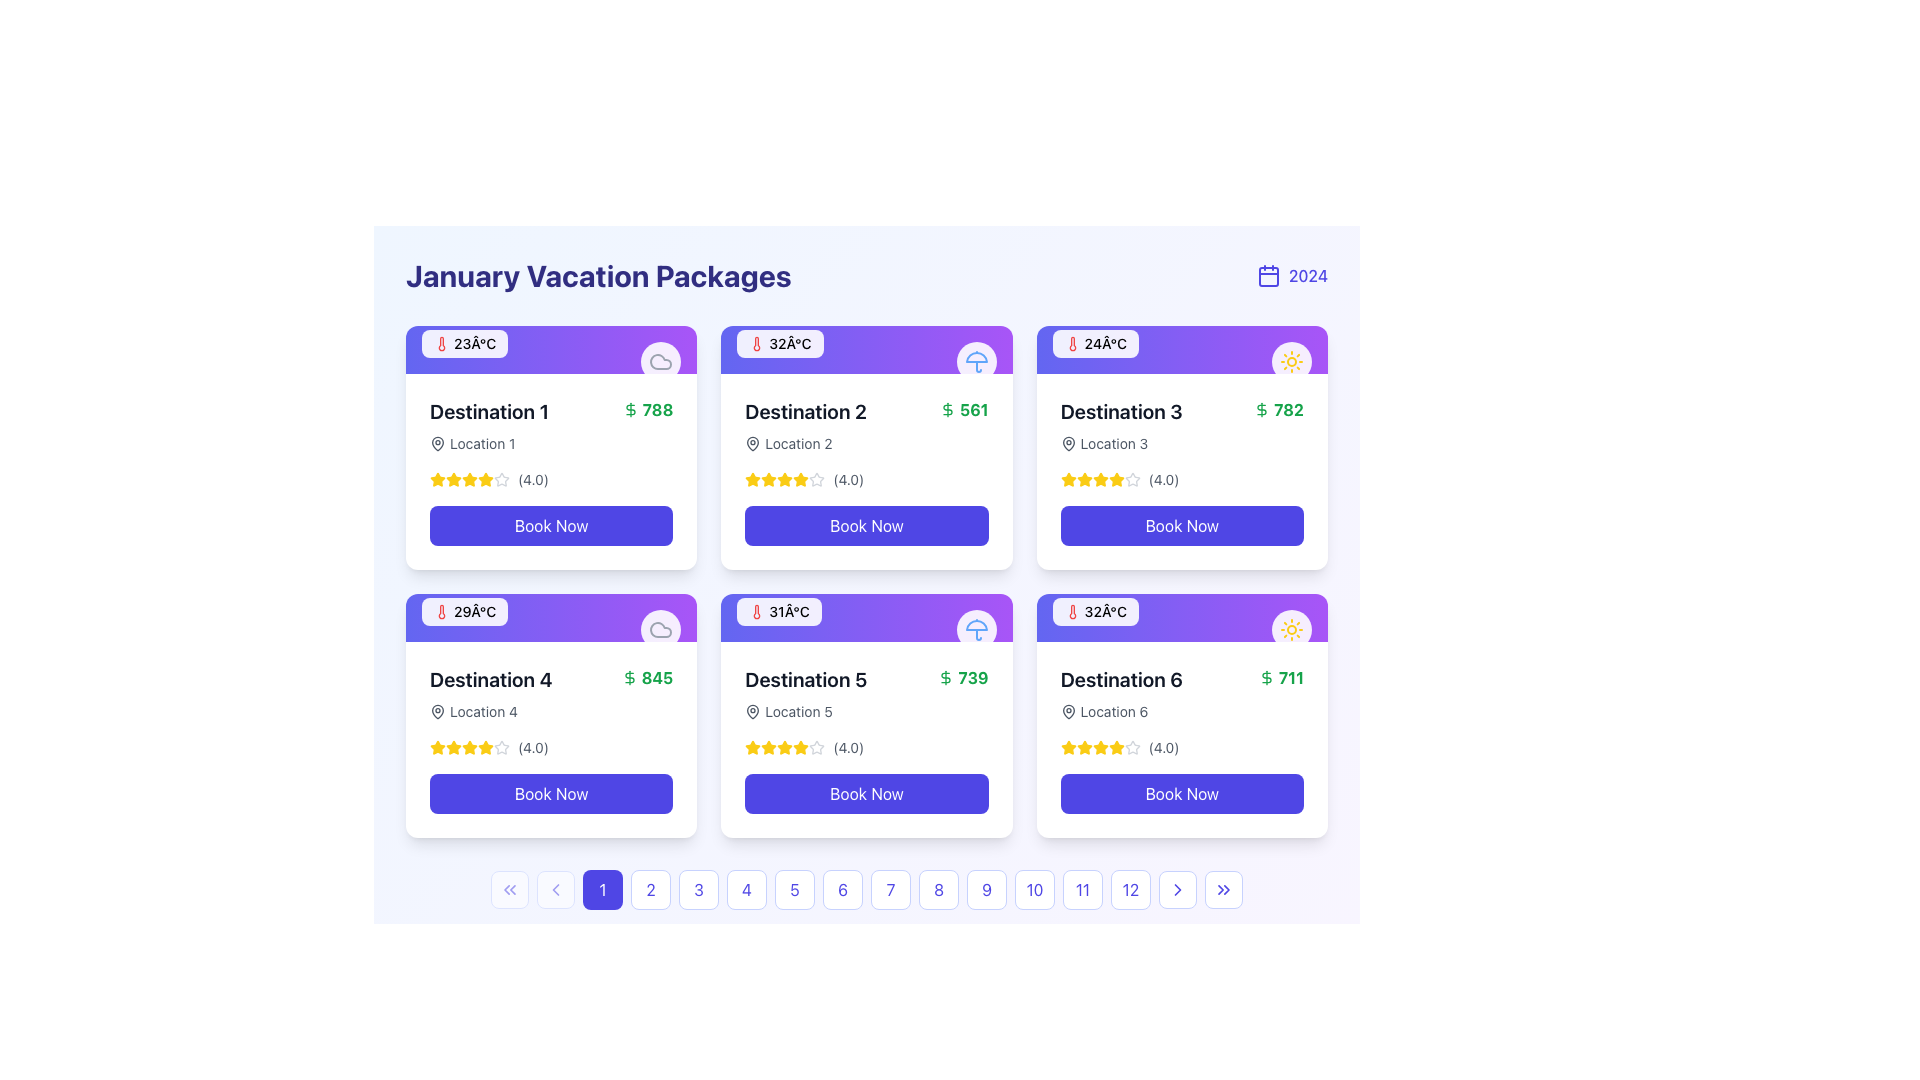  Describe the element at coordinates (1067, 479) in the screenshot. I see `the star icon in the rating section of the 'Destination 3' vacation package card to interact with the rating` at that location.